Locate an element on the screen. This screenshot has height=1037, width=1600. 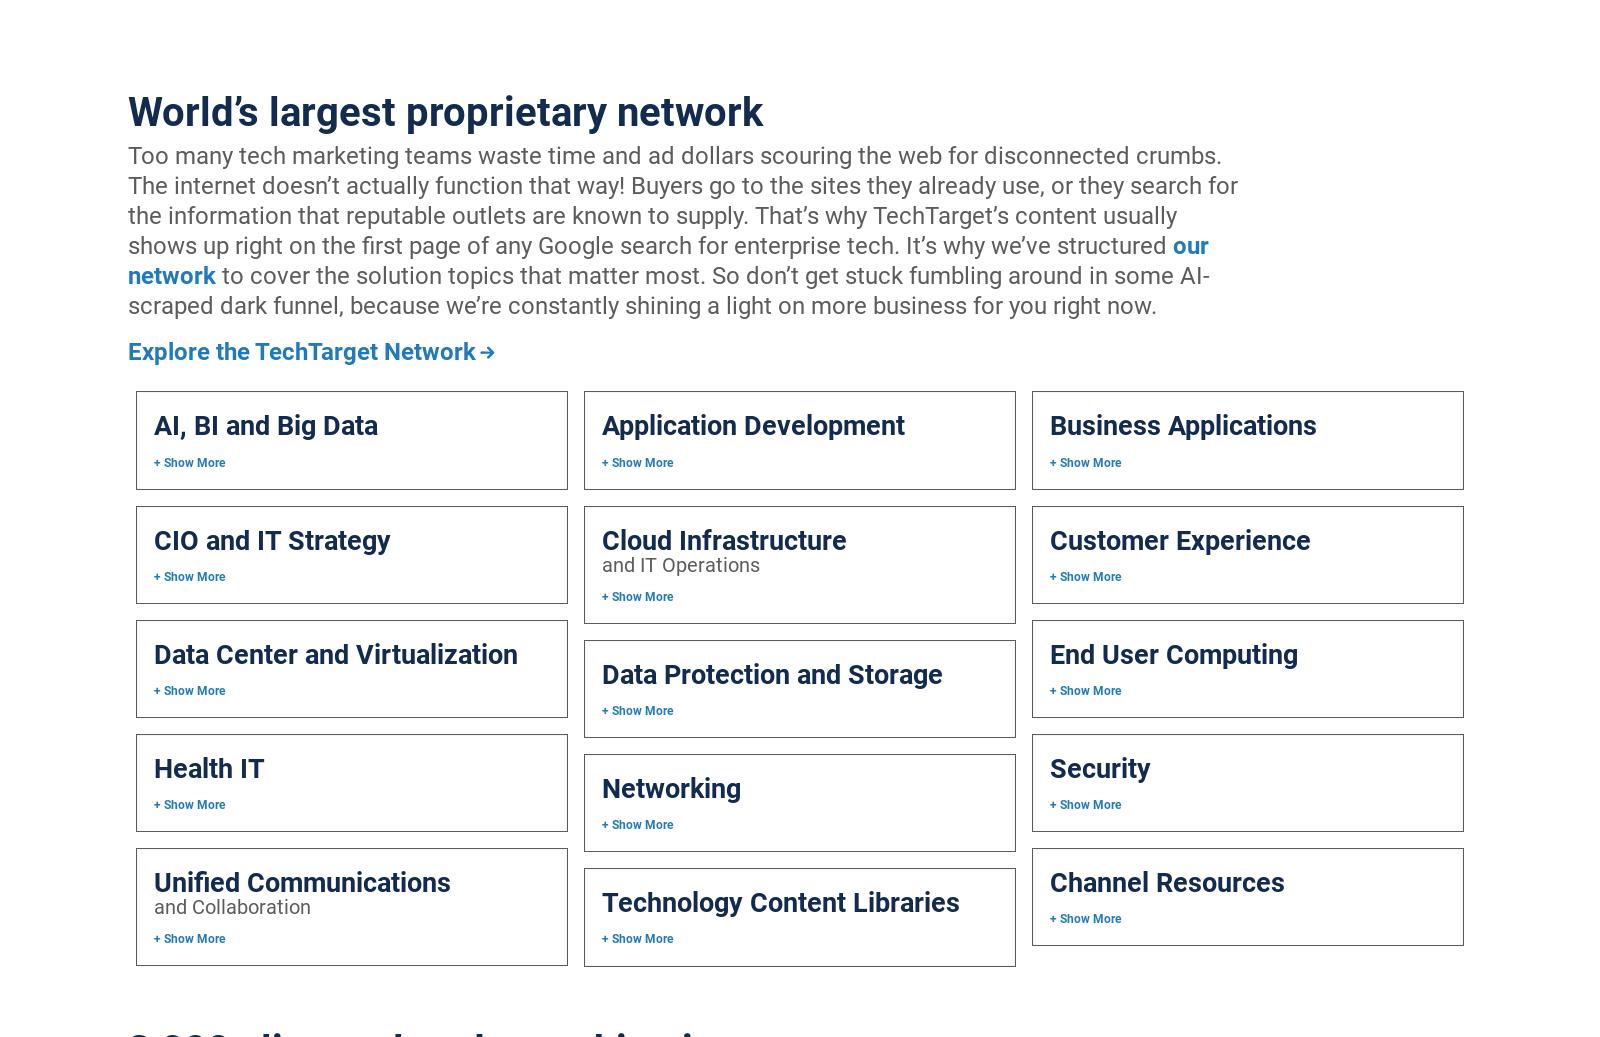
'End User Computing' is located at coordinates (1172, 654).